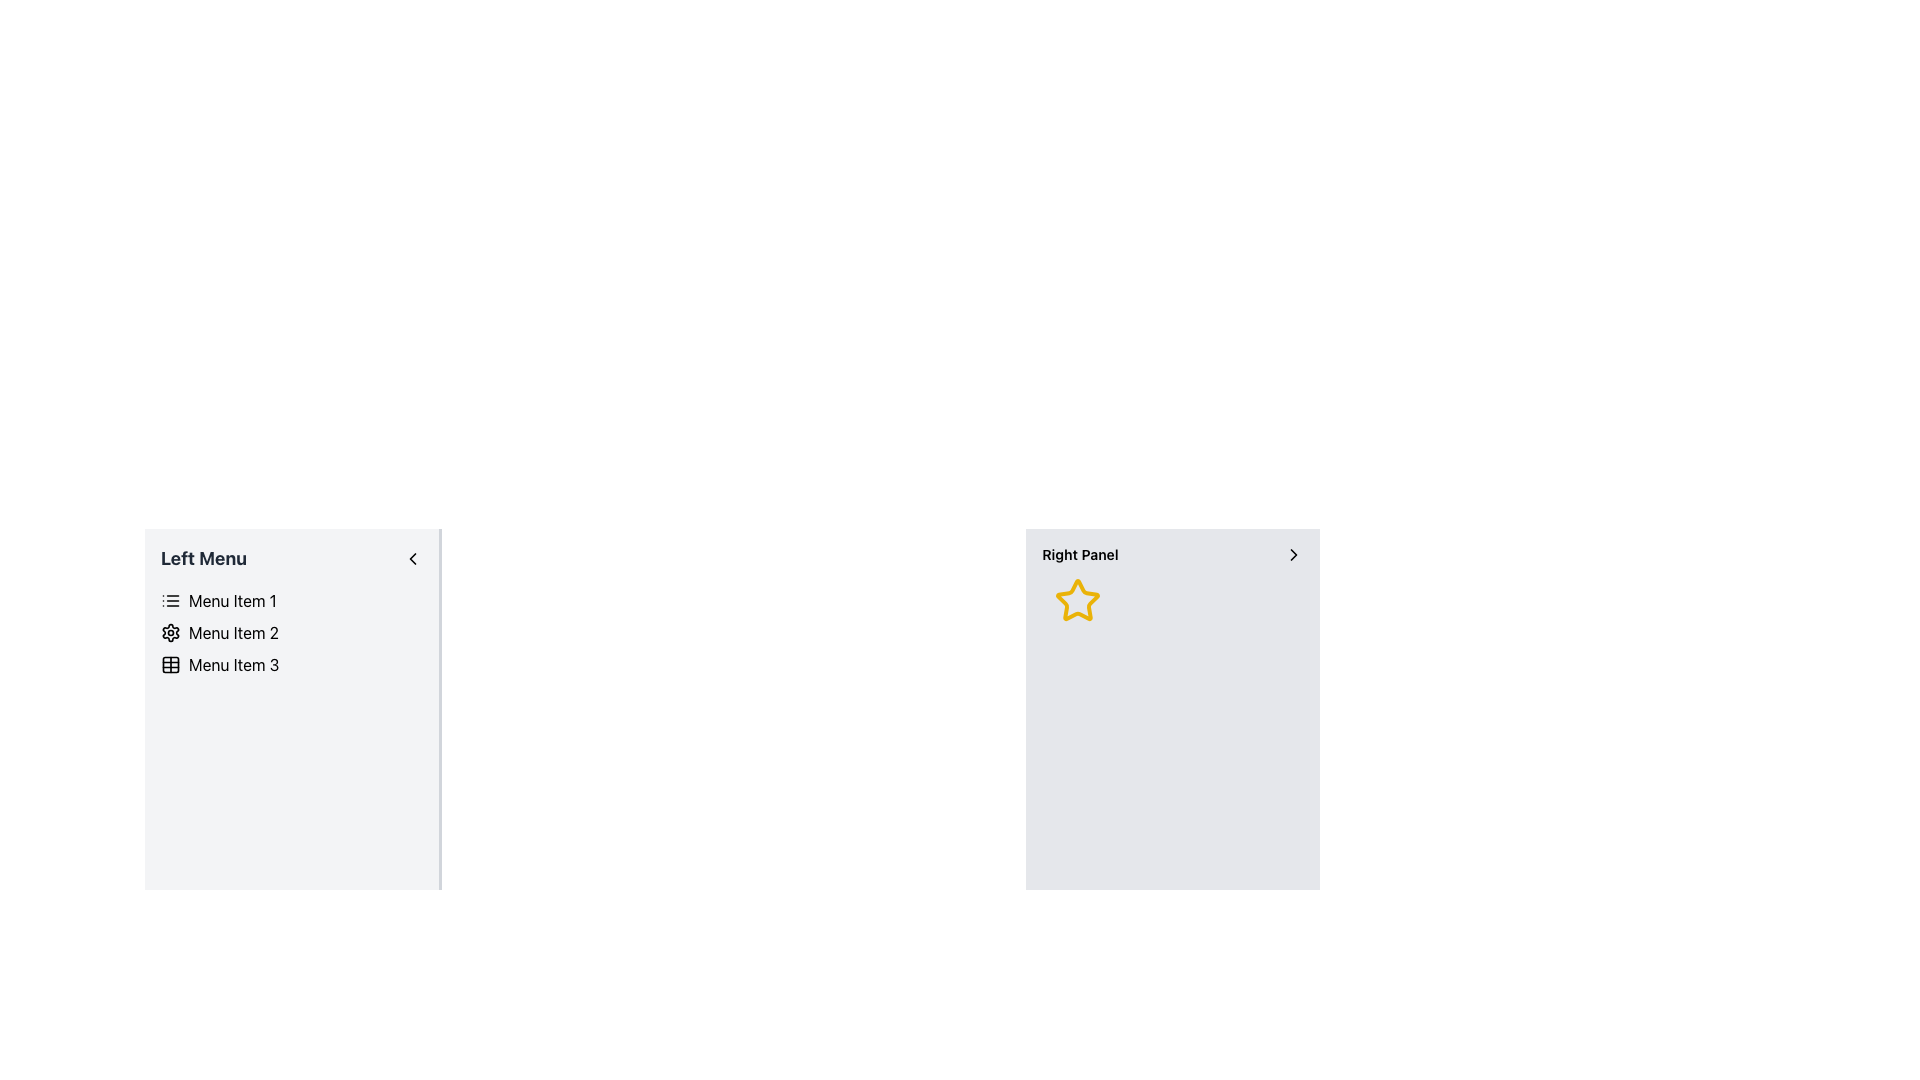 Image resolution: width=1920 pixels, height=1080 pixels. Describe the element at coordinates (1077, 599) in the screenshot. I see `the star icon, which is a yellow outlined star with a hollow center located in the right panel under the 'Right Panel' heading` at that location.